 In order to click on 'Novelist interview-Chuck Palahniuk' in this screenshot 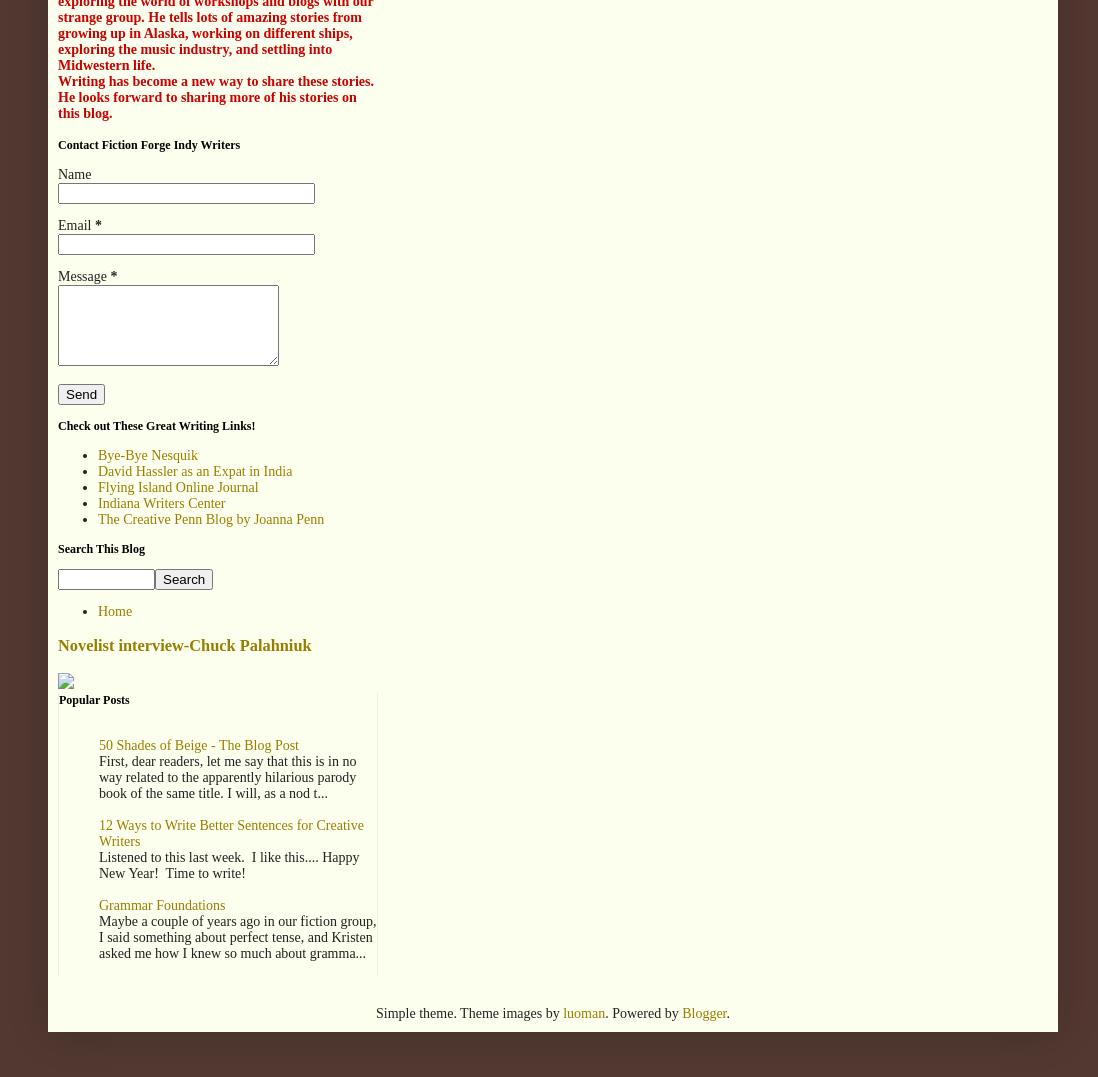, I will do `click(183, 645)`.